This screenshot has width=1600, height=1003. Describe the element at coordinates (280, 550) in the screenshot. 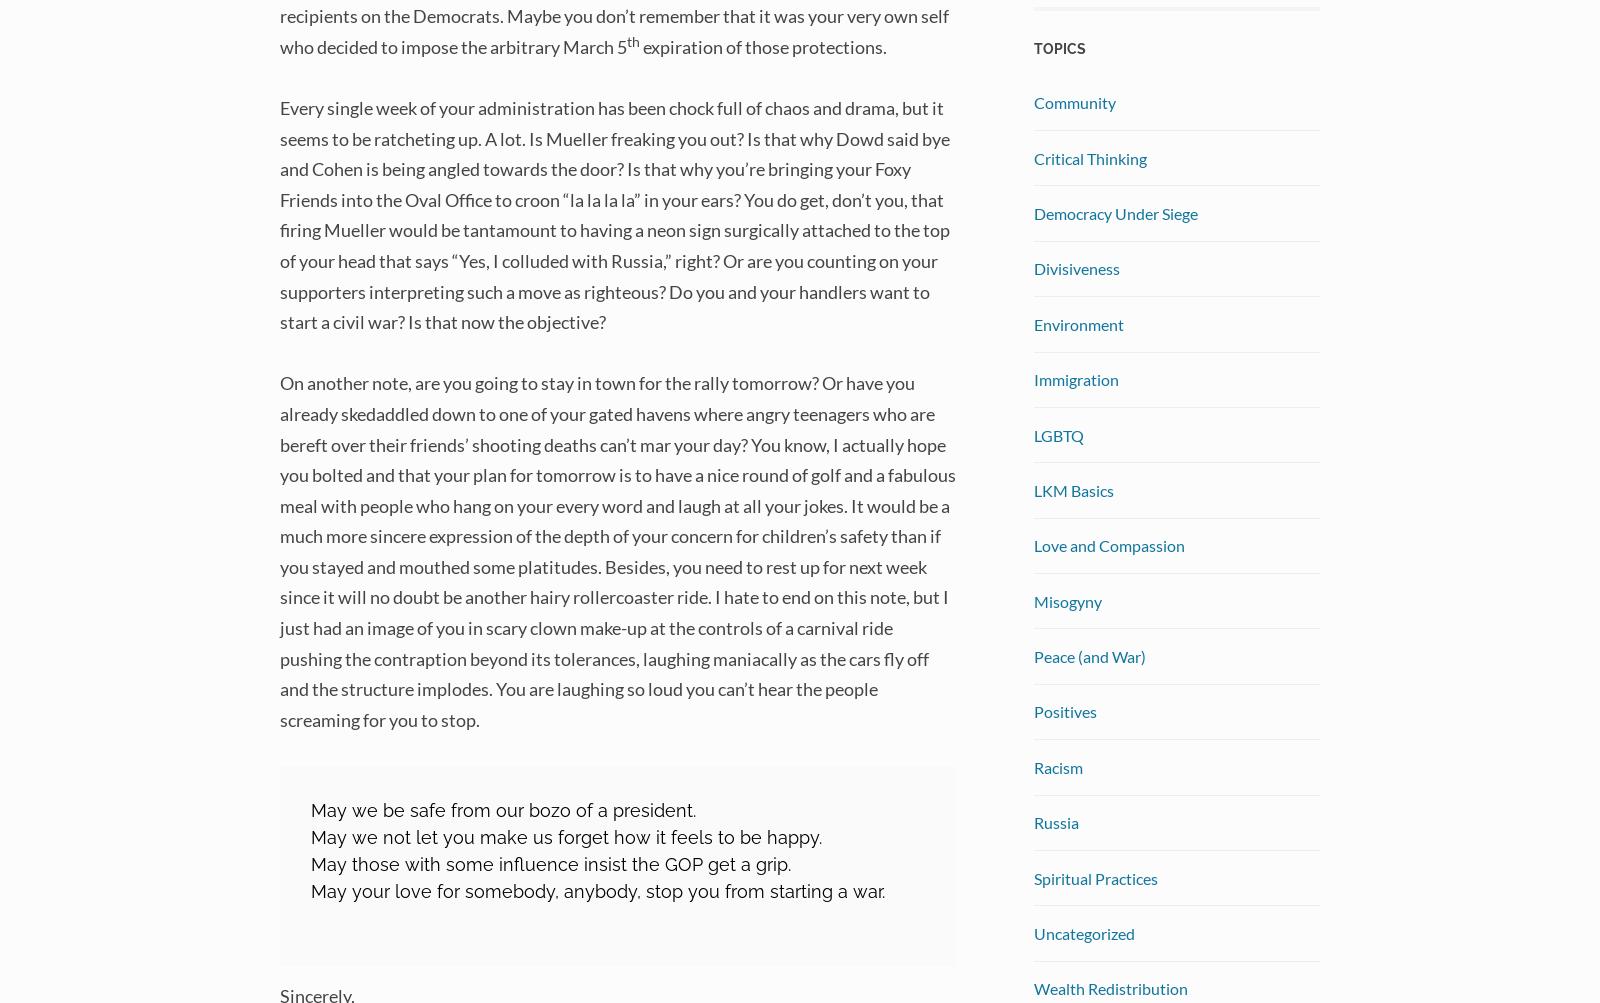

I see `'On another note, are you going to stay in town for the rally tomorrow? Or have you already skedaddled down to one of your gated havens where angry teenagers who are bereft over their friends’ shooting deaths can’t mar your day? You know, I actually hope you bolted and that your plan for tomorrow is to have a nice round of golf and a fabulous meal with people who hang on your every word and laugh at all your jokes. It would be a much more sincere expression of the depth of your concern for children’s safety than if you stayed and mouthed some platitudes. Besides, you need to rest up for next week since it will no doubt be another hairy rollercoaster ride. I hate to end on this note, but I just had an image of you in scary clown make-up at the controls of a carnival ride pushing the contraption beyond its tolerances, laughing maniacally as the cars fly off and the structure implodes. You are laughing so loud you can’t hear the people screaming for you to stop.'` at that location.